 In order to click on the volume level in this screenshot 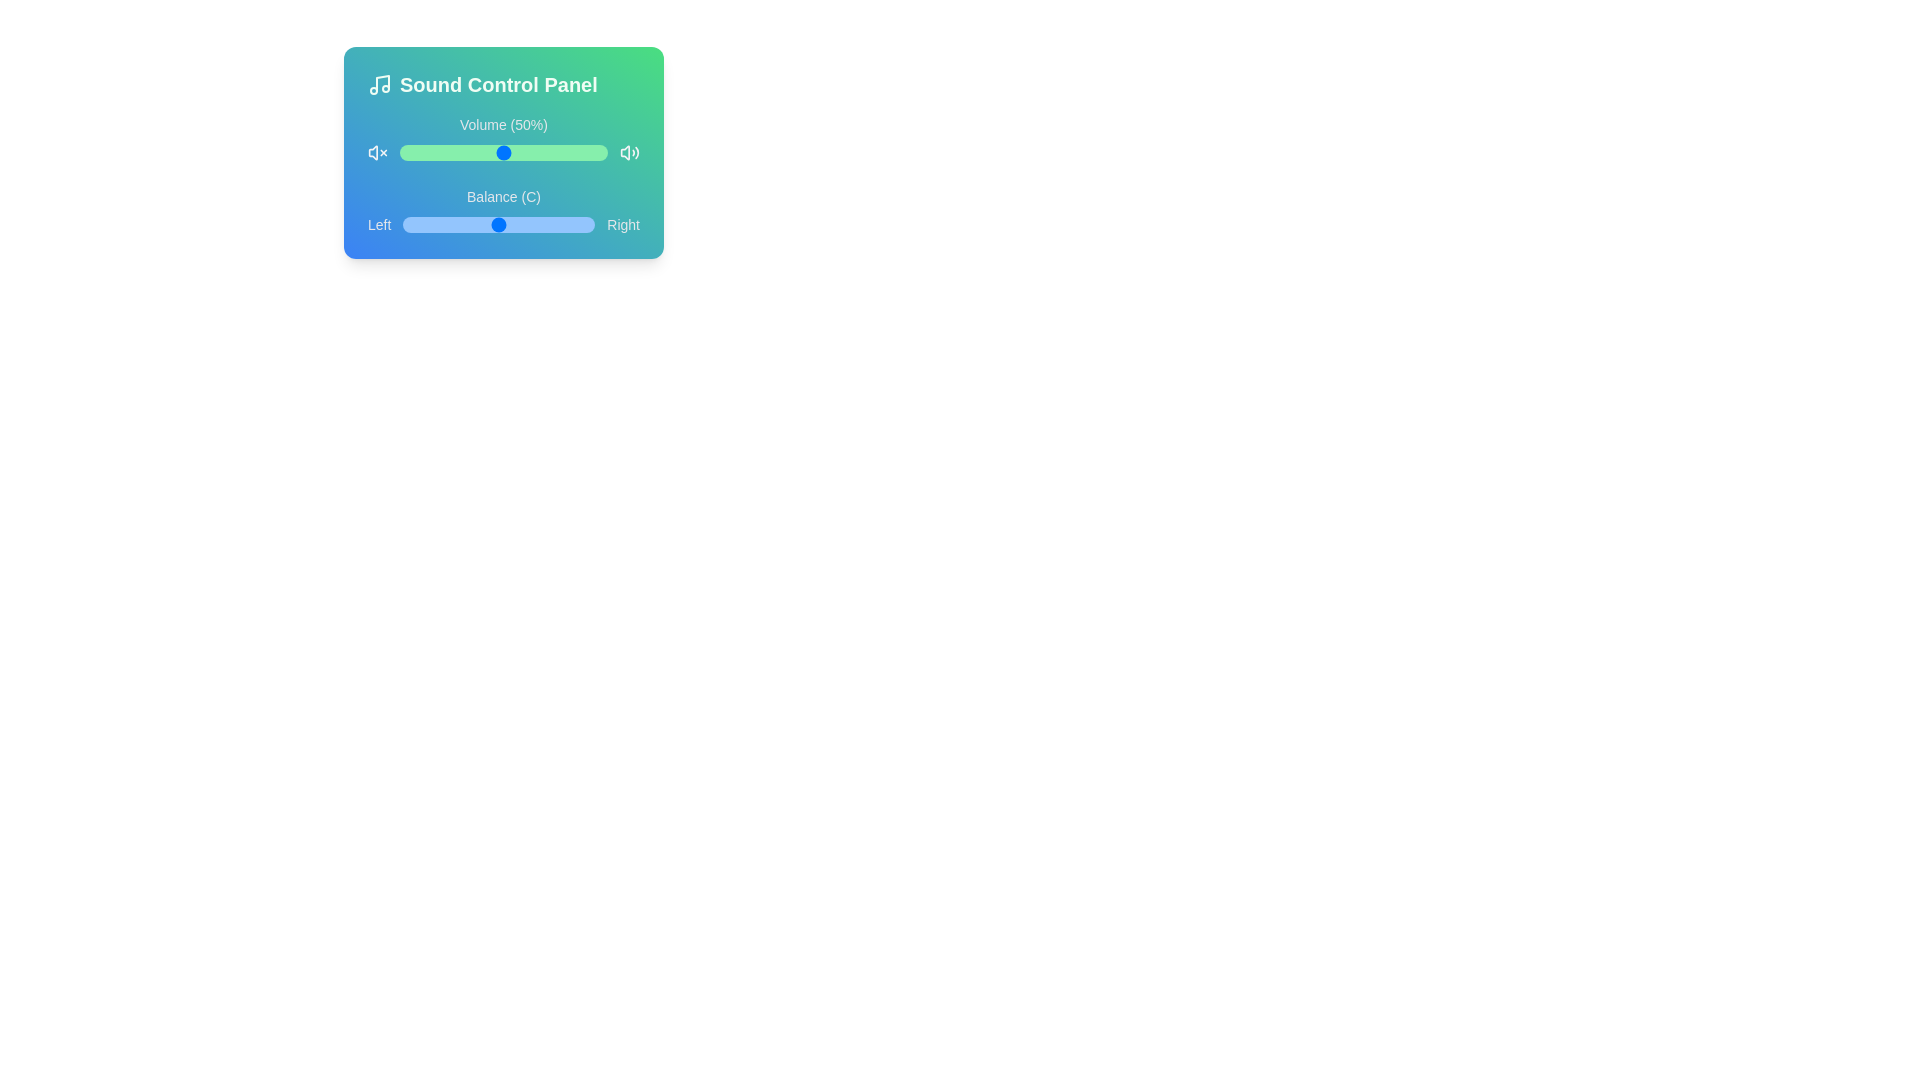, I will do `click(463, 152)`.